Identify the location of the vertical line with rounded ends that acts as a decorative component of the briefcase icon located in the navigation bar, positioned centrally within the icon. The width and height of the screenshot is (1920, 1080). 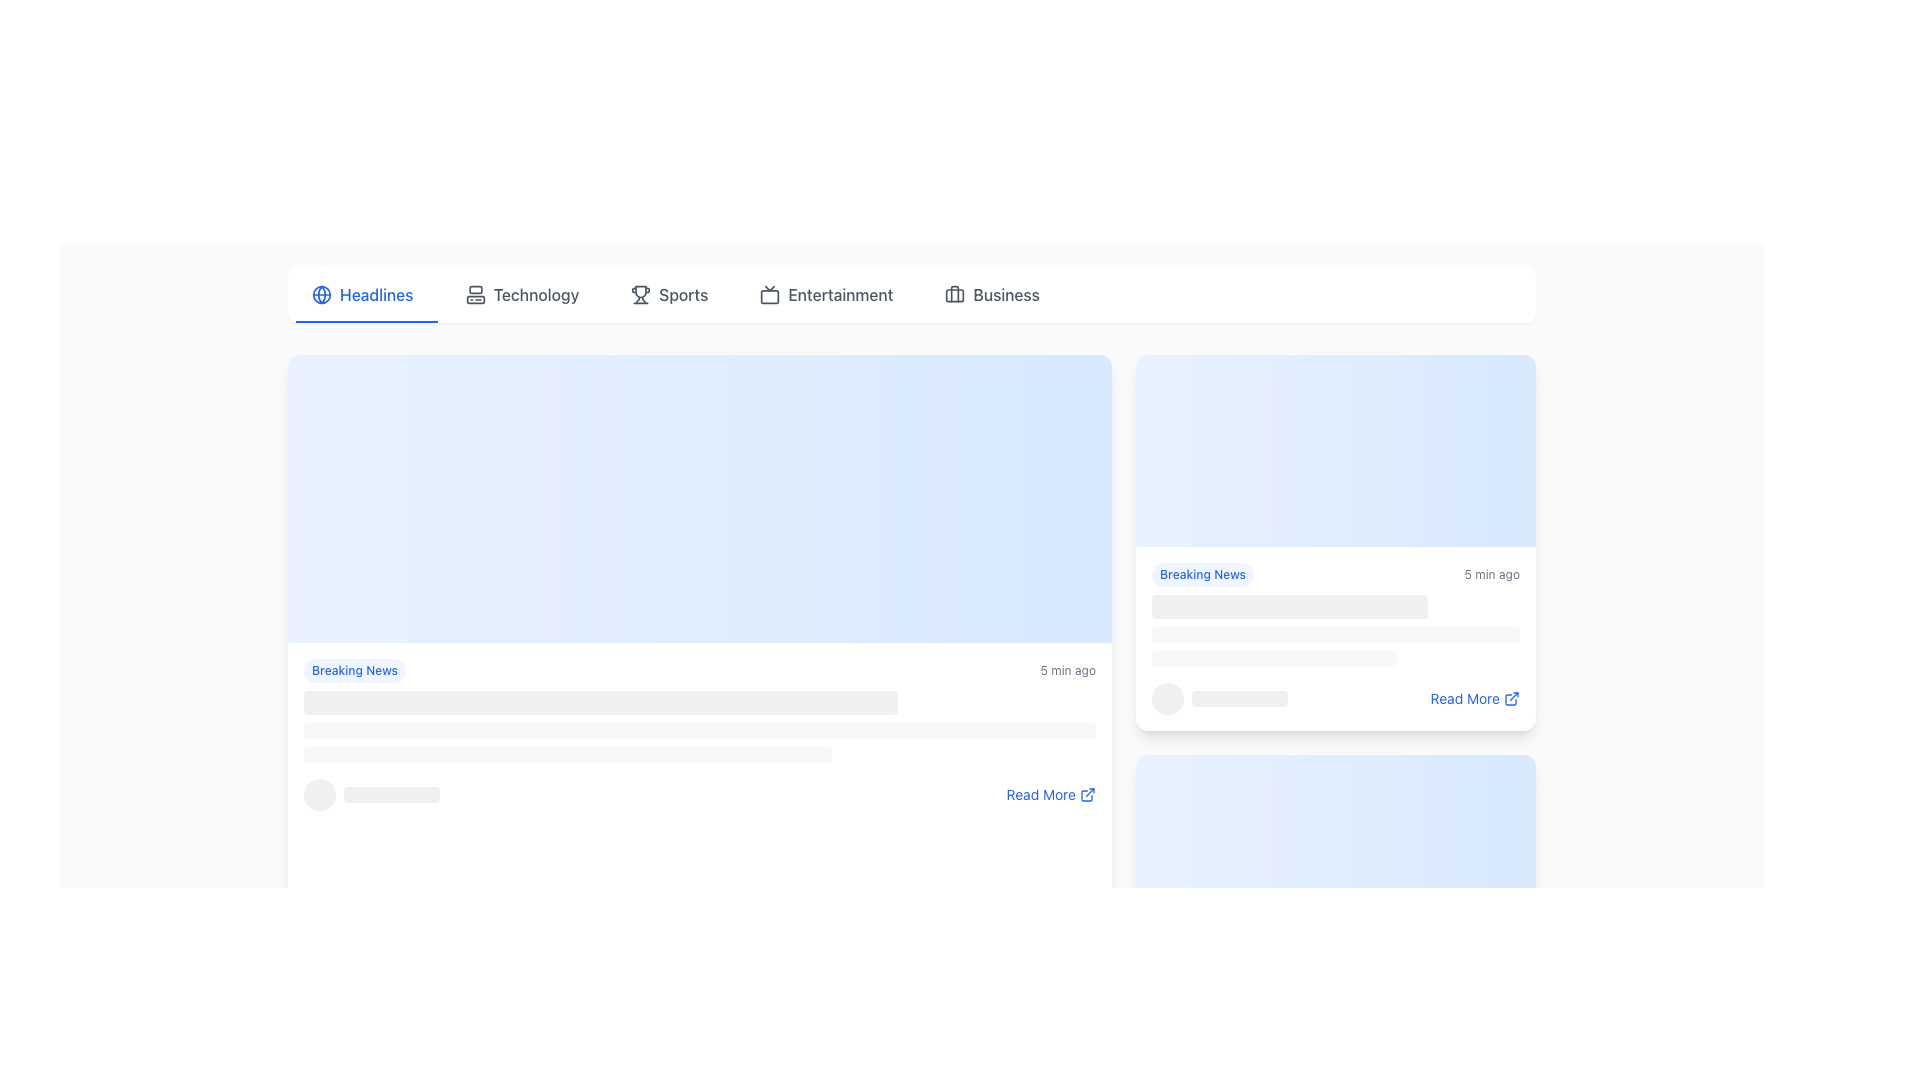
(954, 294).